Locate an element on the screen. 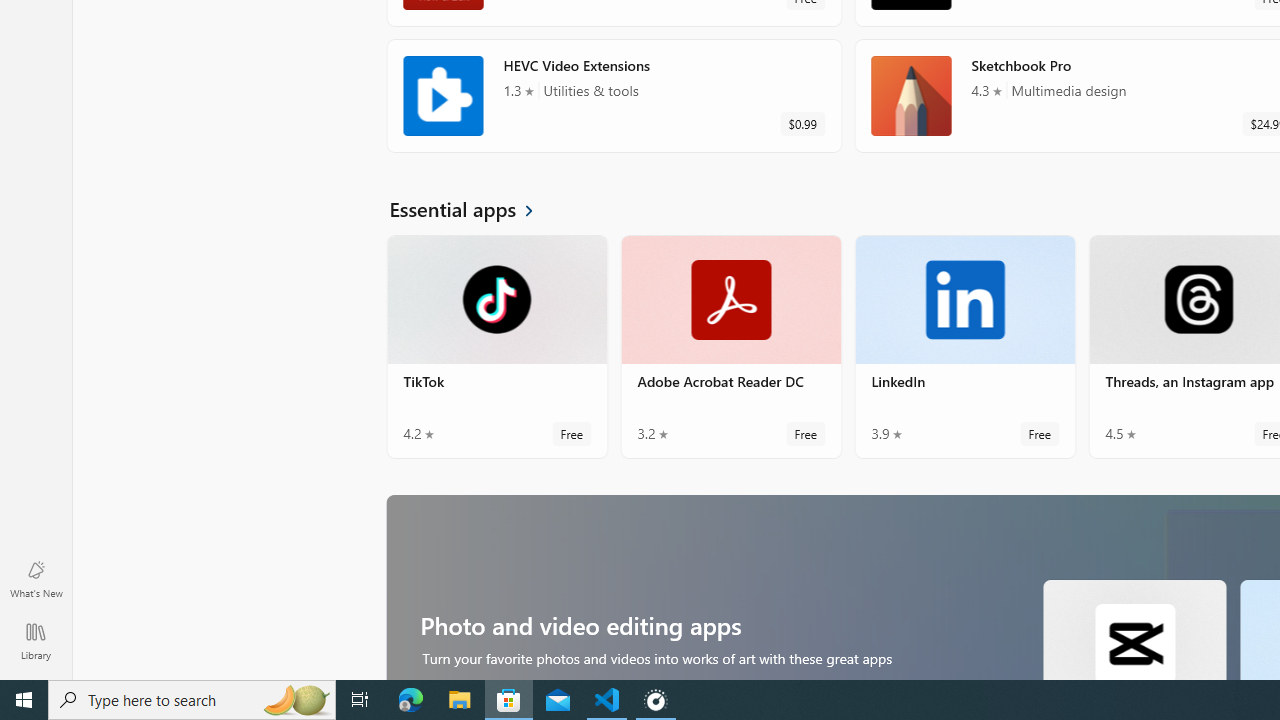  'LinkedIn. Average rating of 3.9 out of five stars. Free  ' is located at coordinates (965, 346).